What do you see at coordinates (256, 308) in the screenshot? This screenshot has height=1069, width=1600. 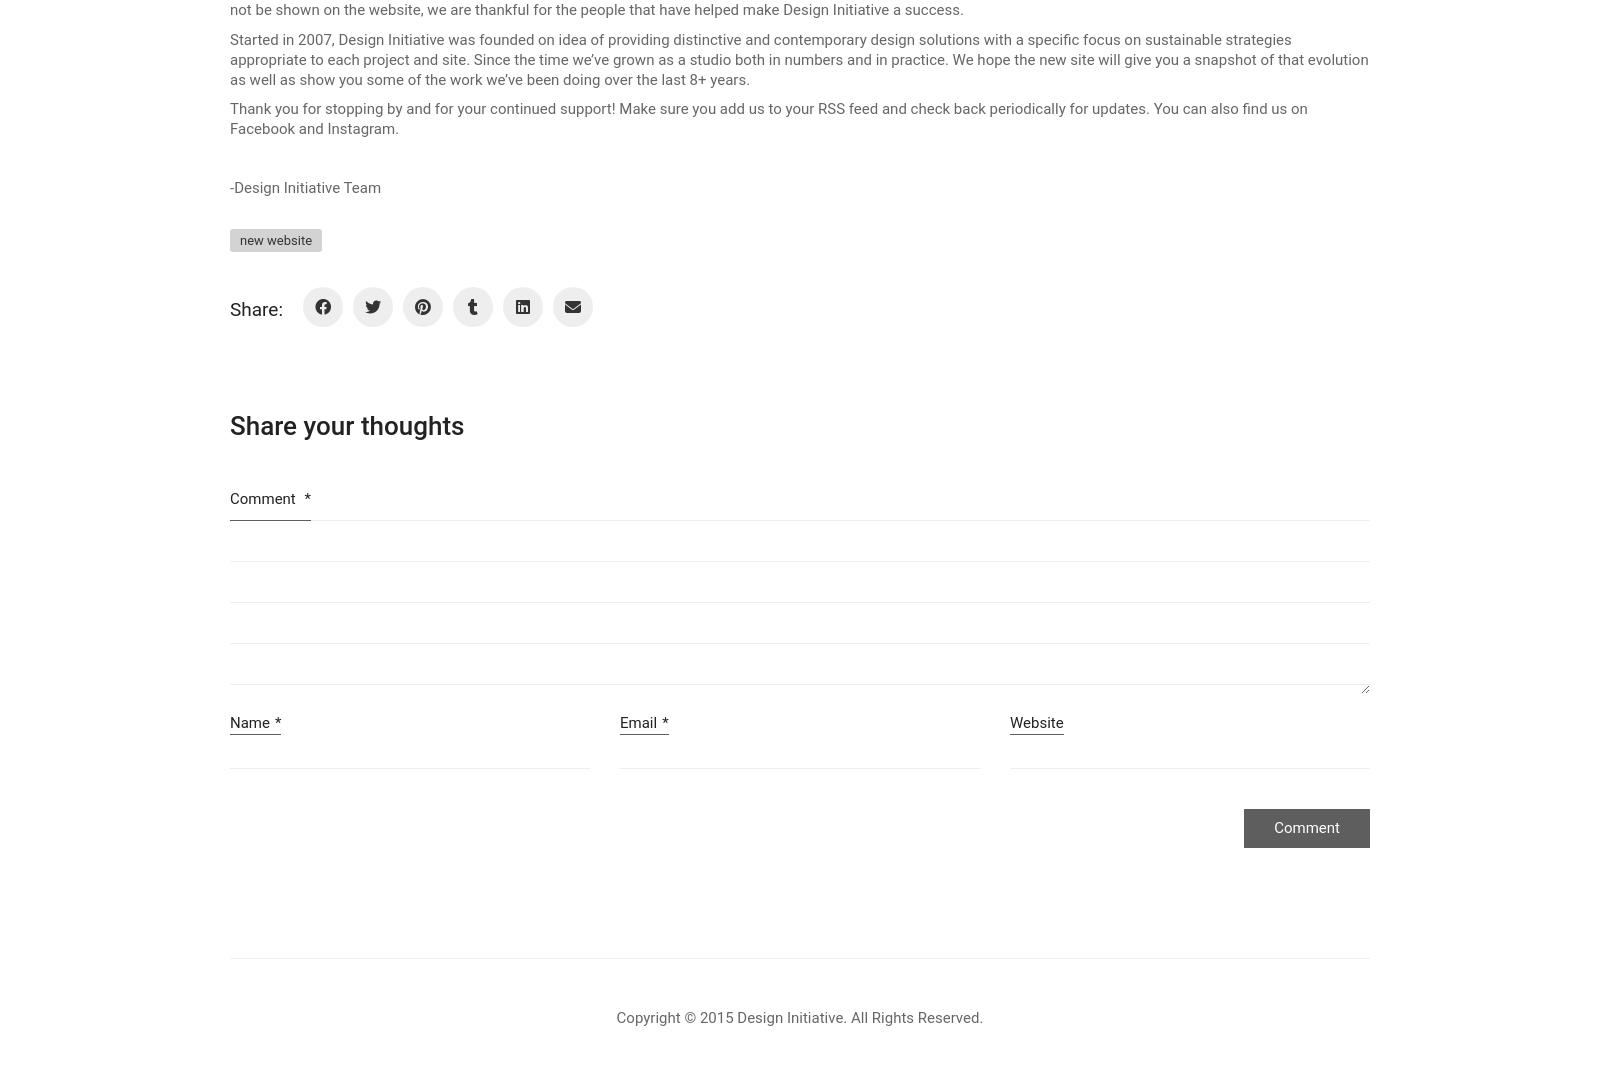 I see `'Share:'` at bounding box center [256, 308].